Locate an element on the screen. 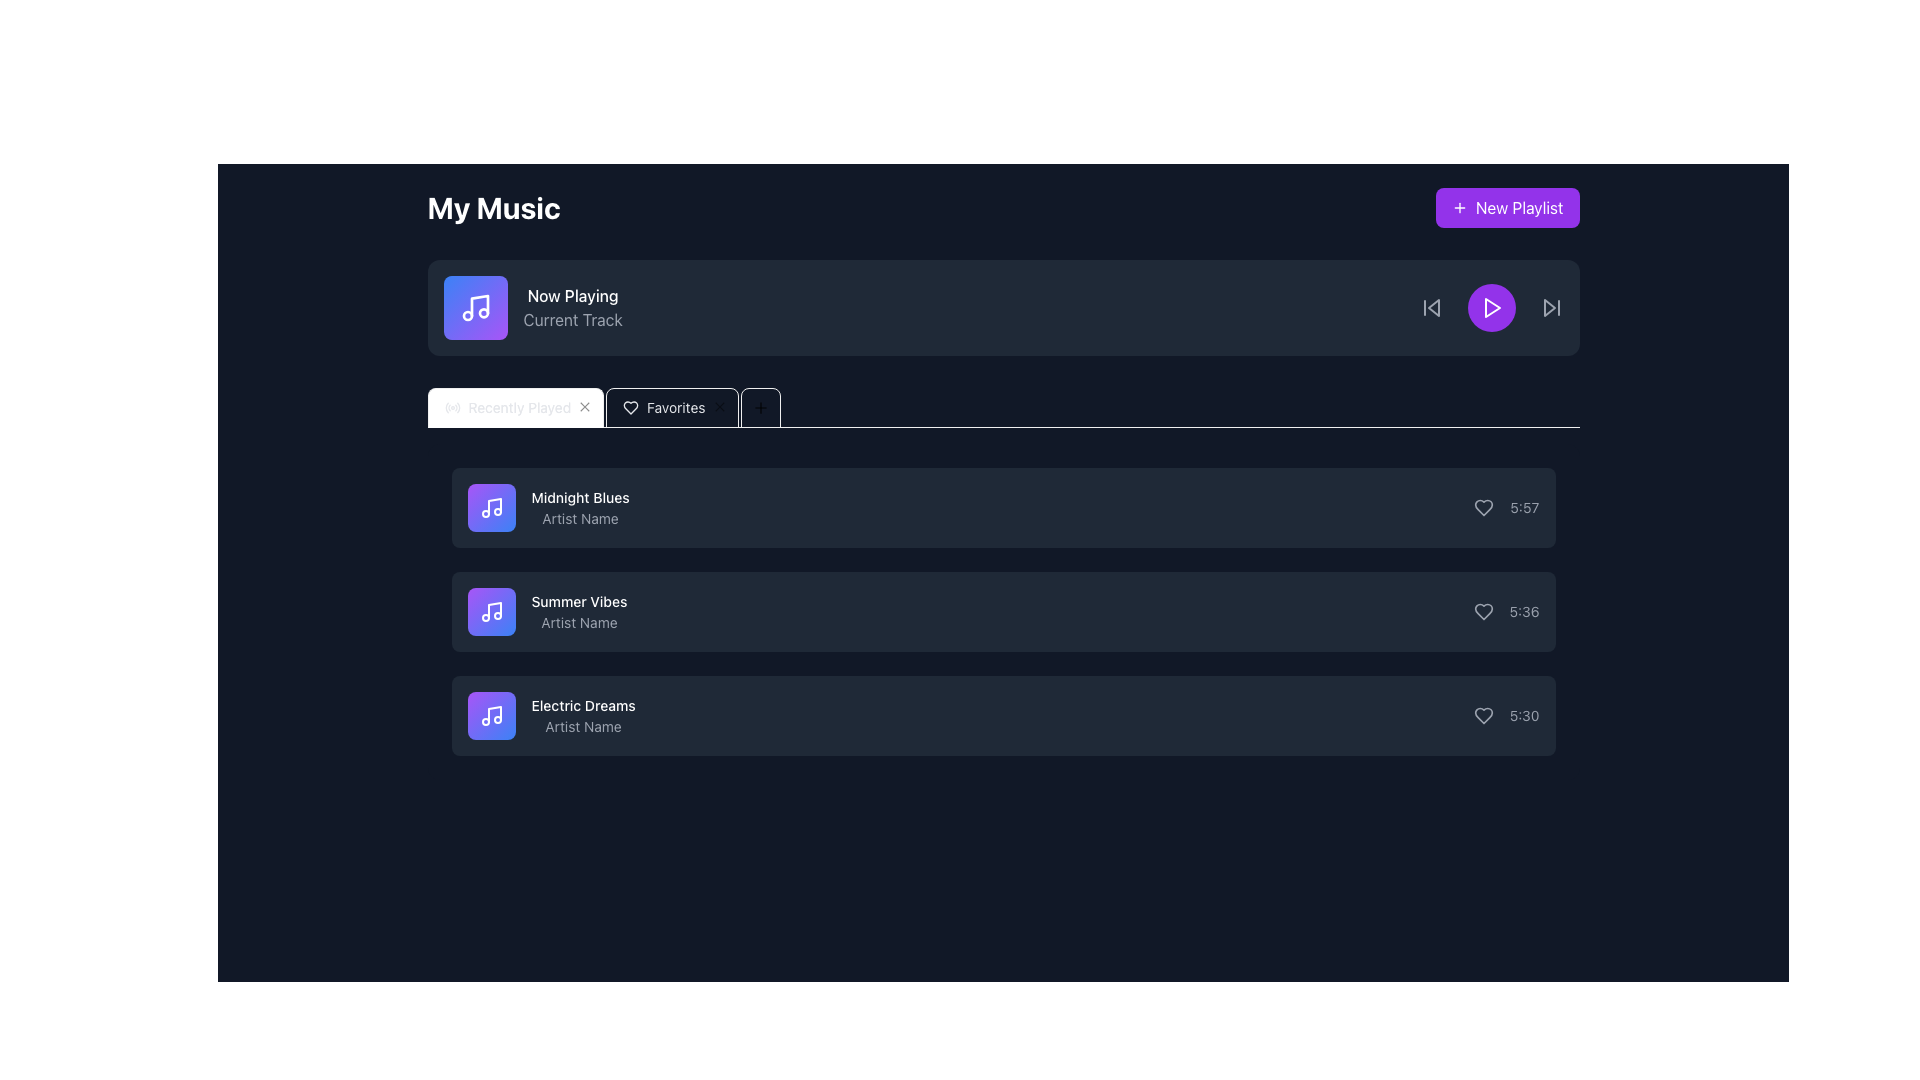 The image size is (1920, 1080). the close icon represented by a simplistic 'x' design located at the end of the 'Favorites' tab is located at coordinates (584, 406).